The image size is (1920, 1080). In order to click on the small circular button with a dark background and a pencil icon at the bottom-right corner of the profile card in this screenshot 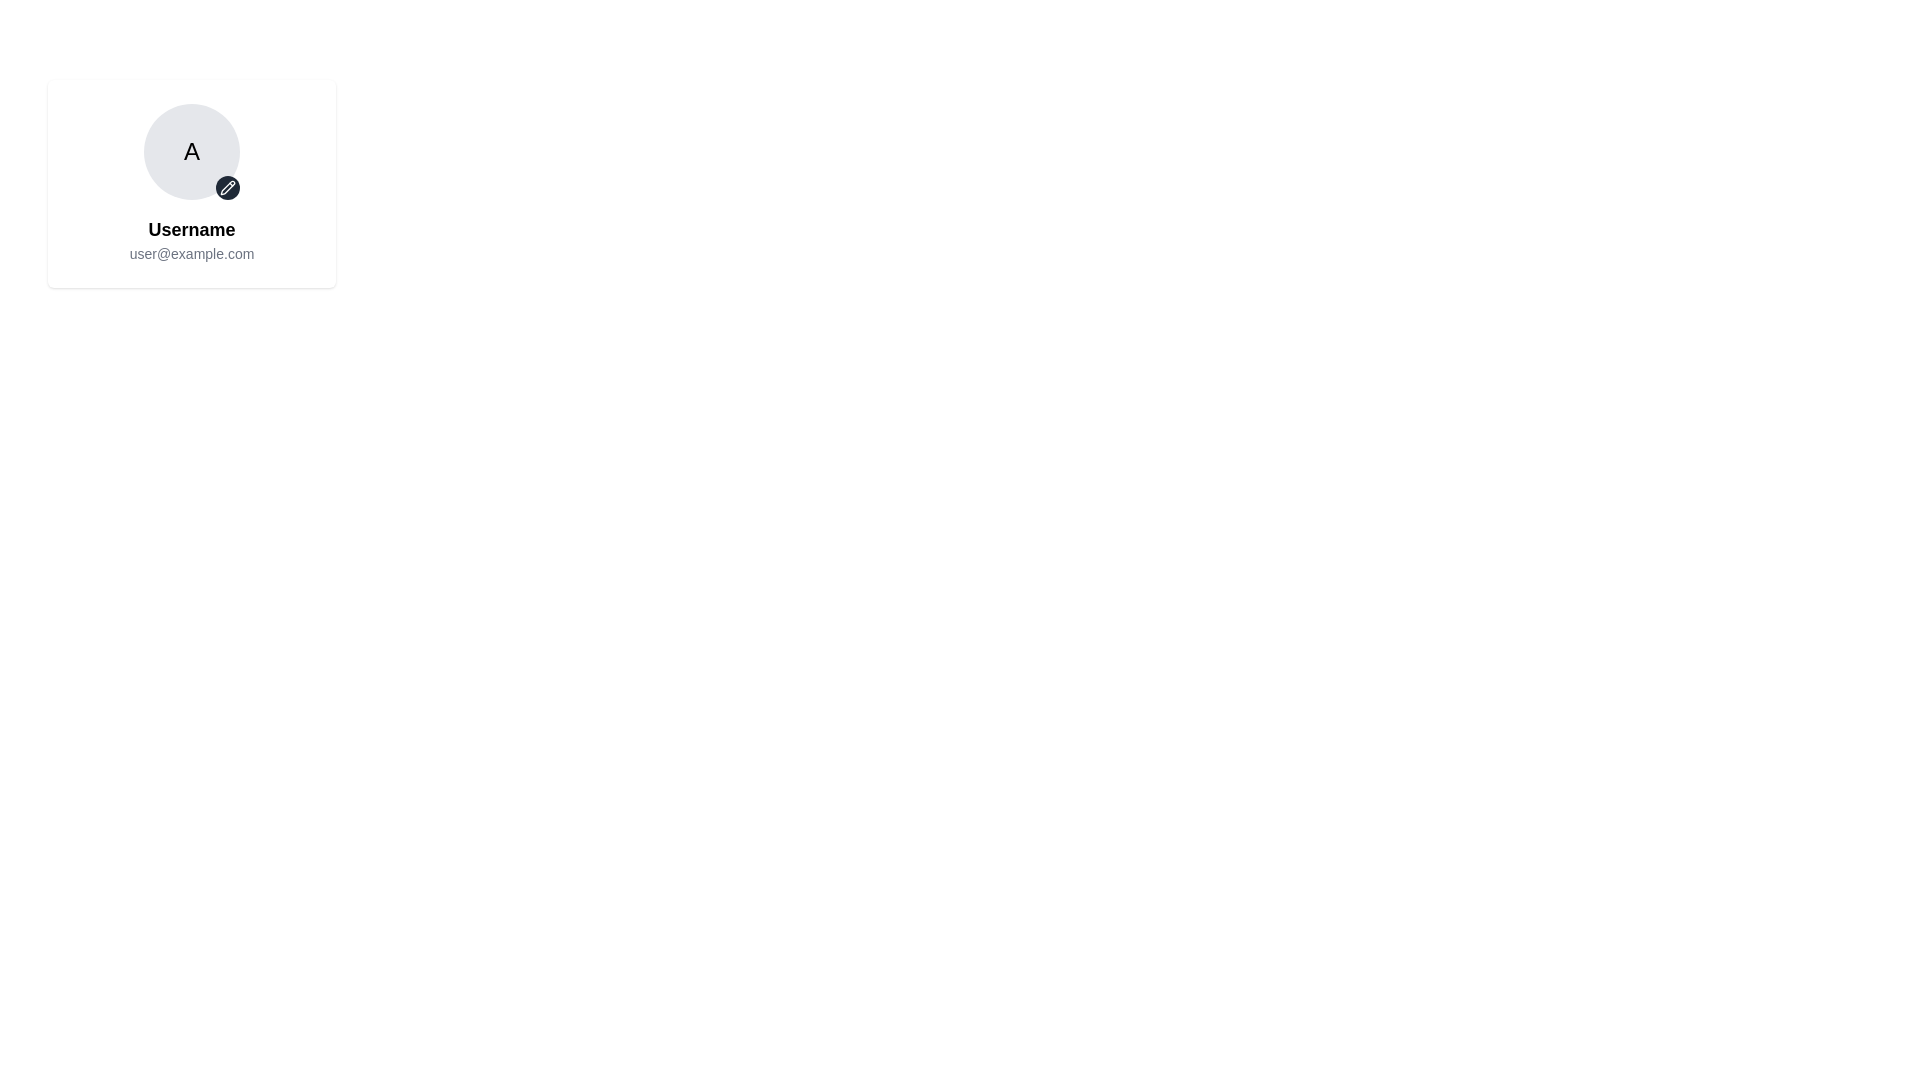, I will do `click(227, 188)`.